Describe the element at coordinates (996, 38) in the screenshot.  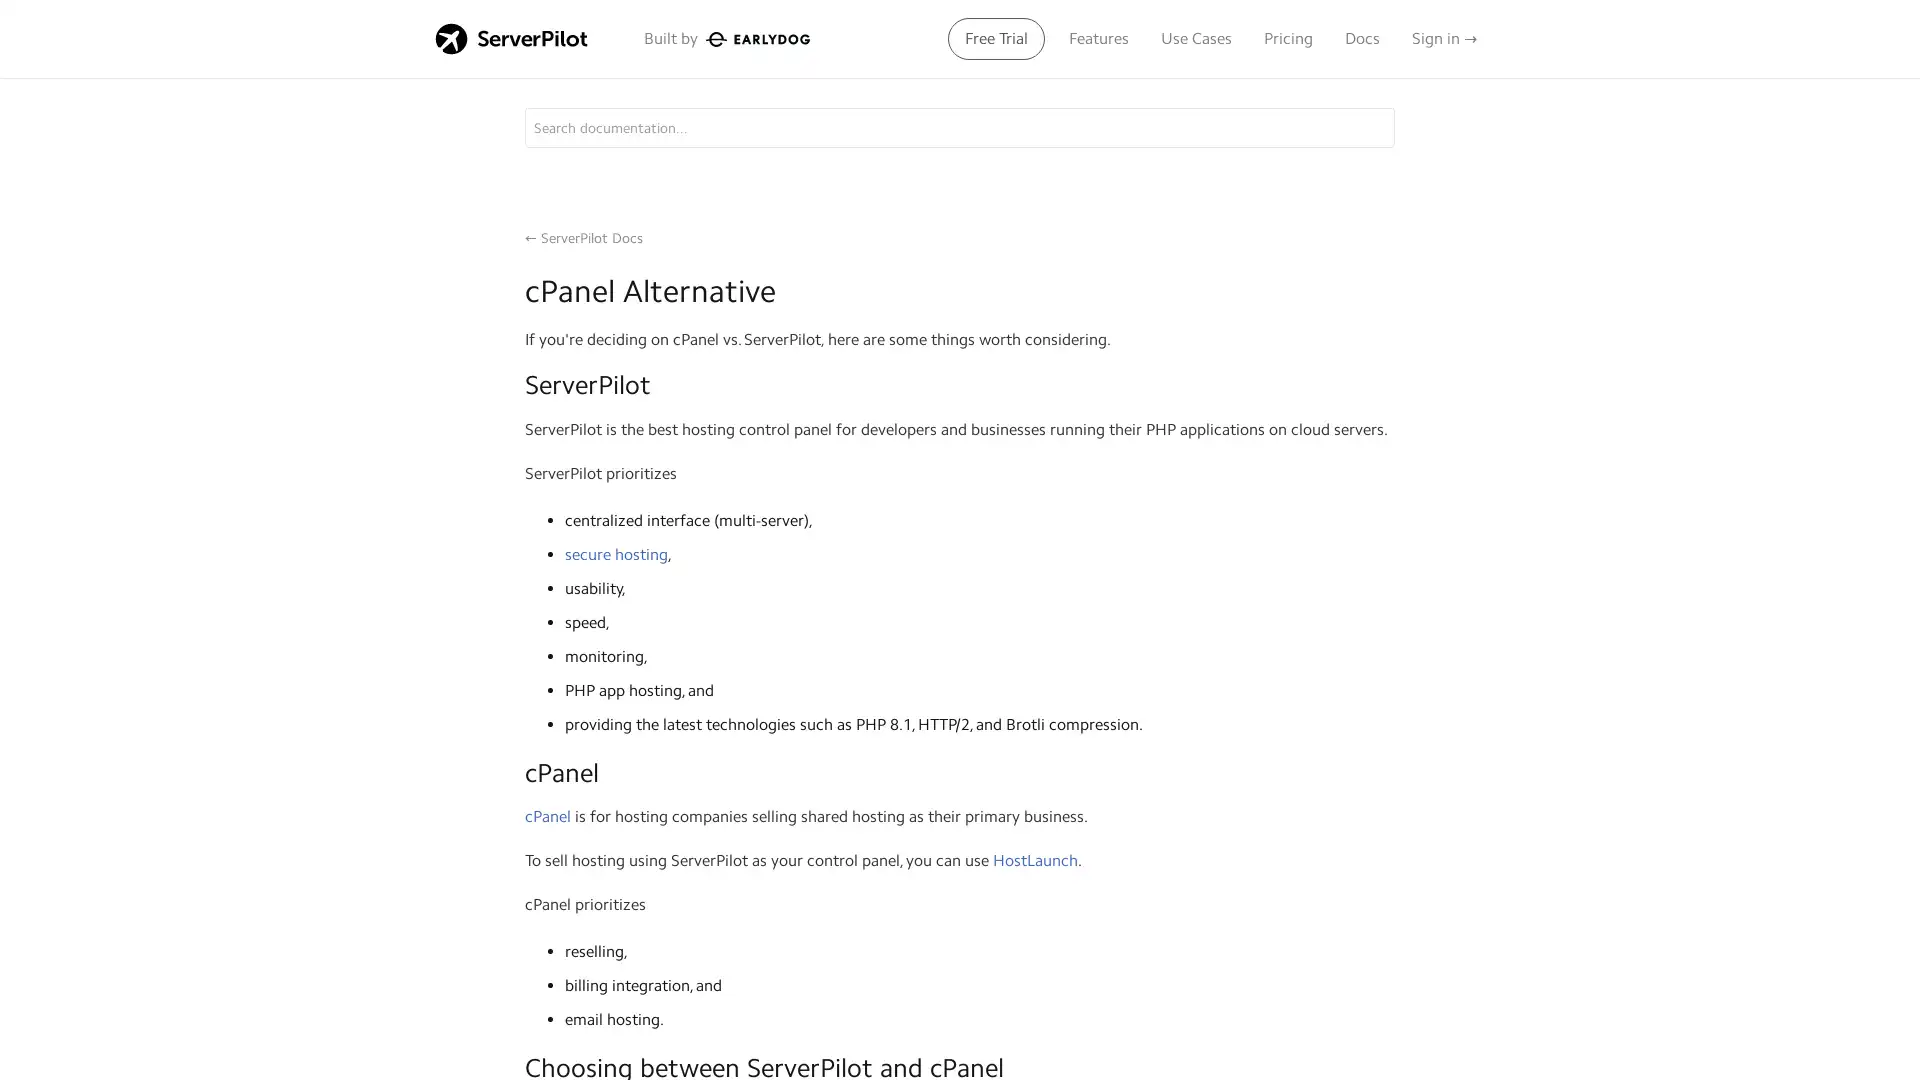
I see `Free Trial` at that location.